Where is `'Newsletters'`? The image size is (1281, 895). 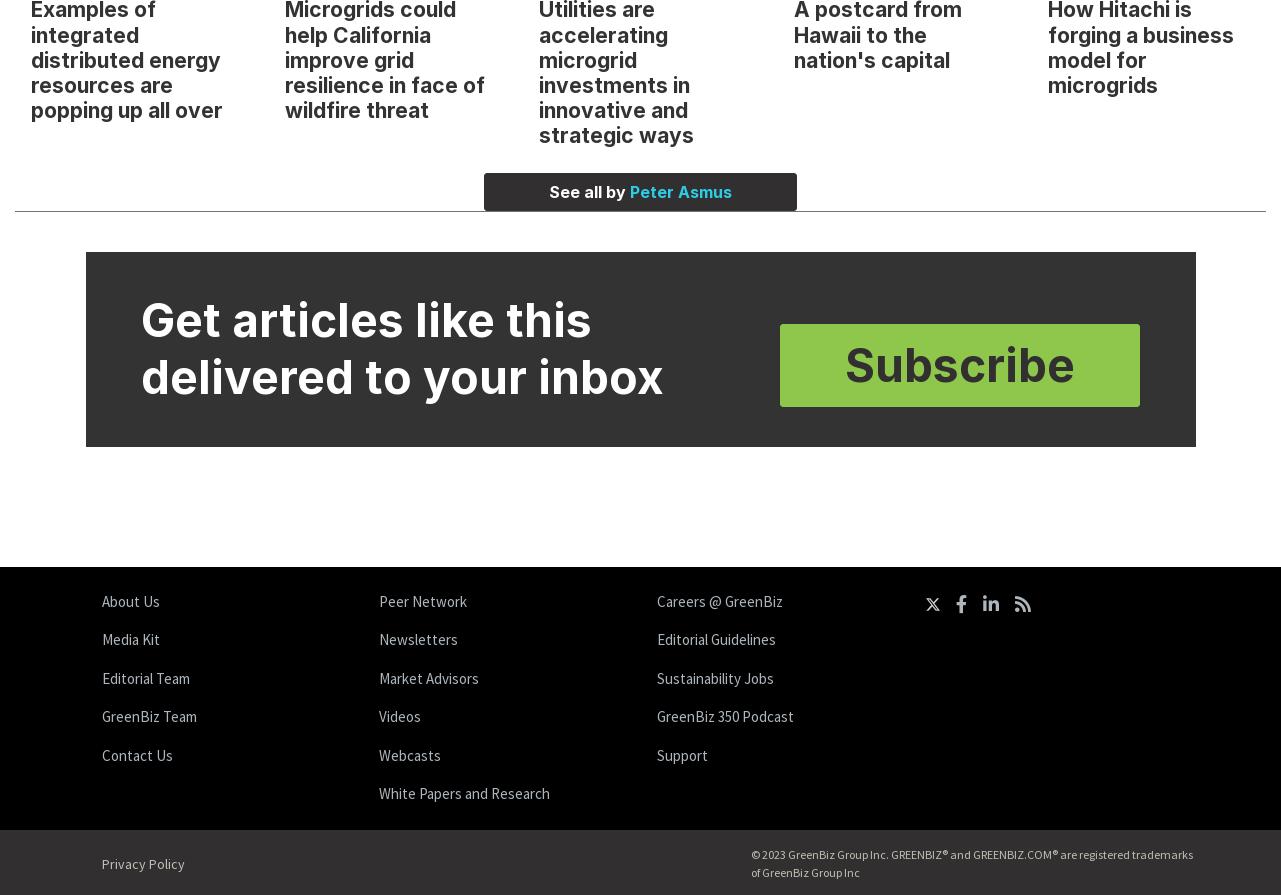
'Newsletters' is located at coordinates (418, 638).